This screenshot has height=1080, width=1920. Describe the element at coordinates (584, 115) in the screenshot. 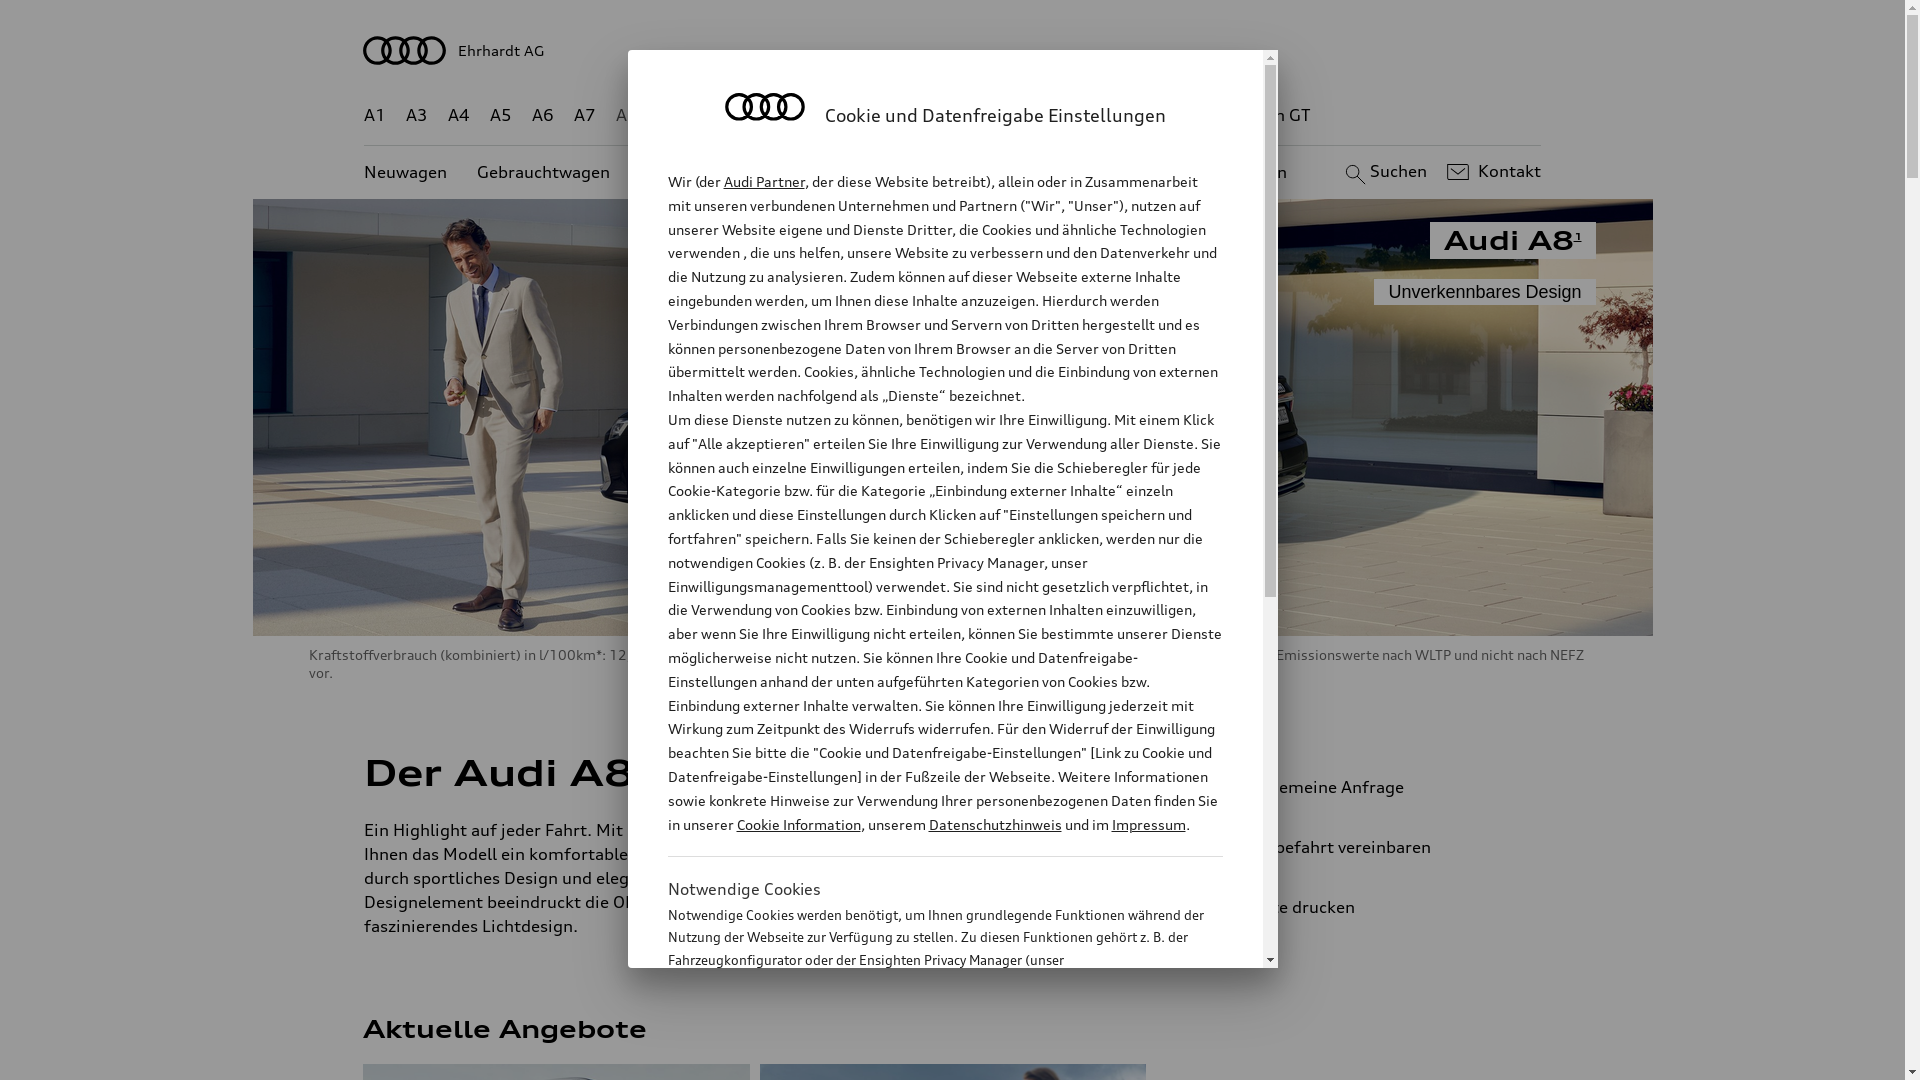

I see `'A7'` at that location.